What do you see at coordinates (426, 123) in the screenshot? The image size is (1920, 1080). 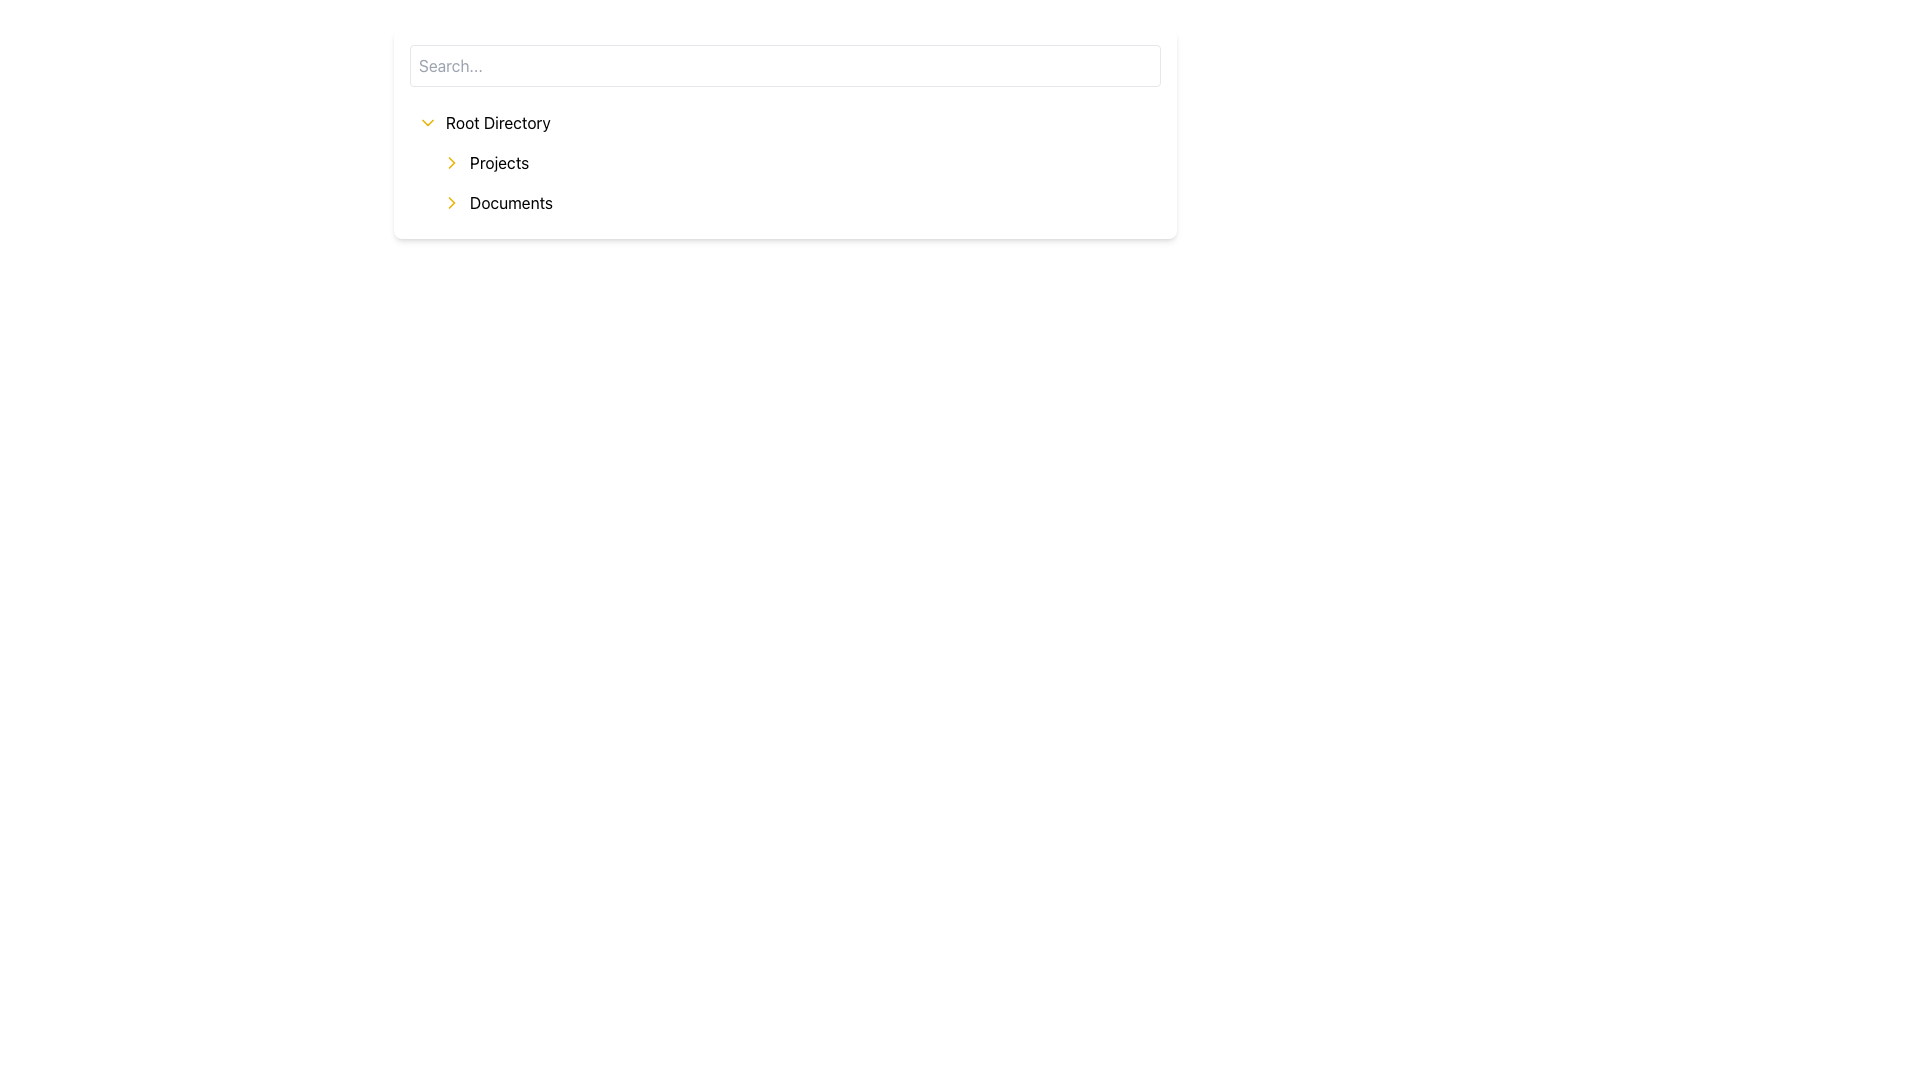 I see `the icon located to the left of the 'Root Directory' text` at bounding box center [426, 123].